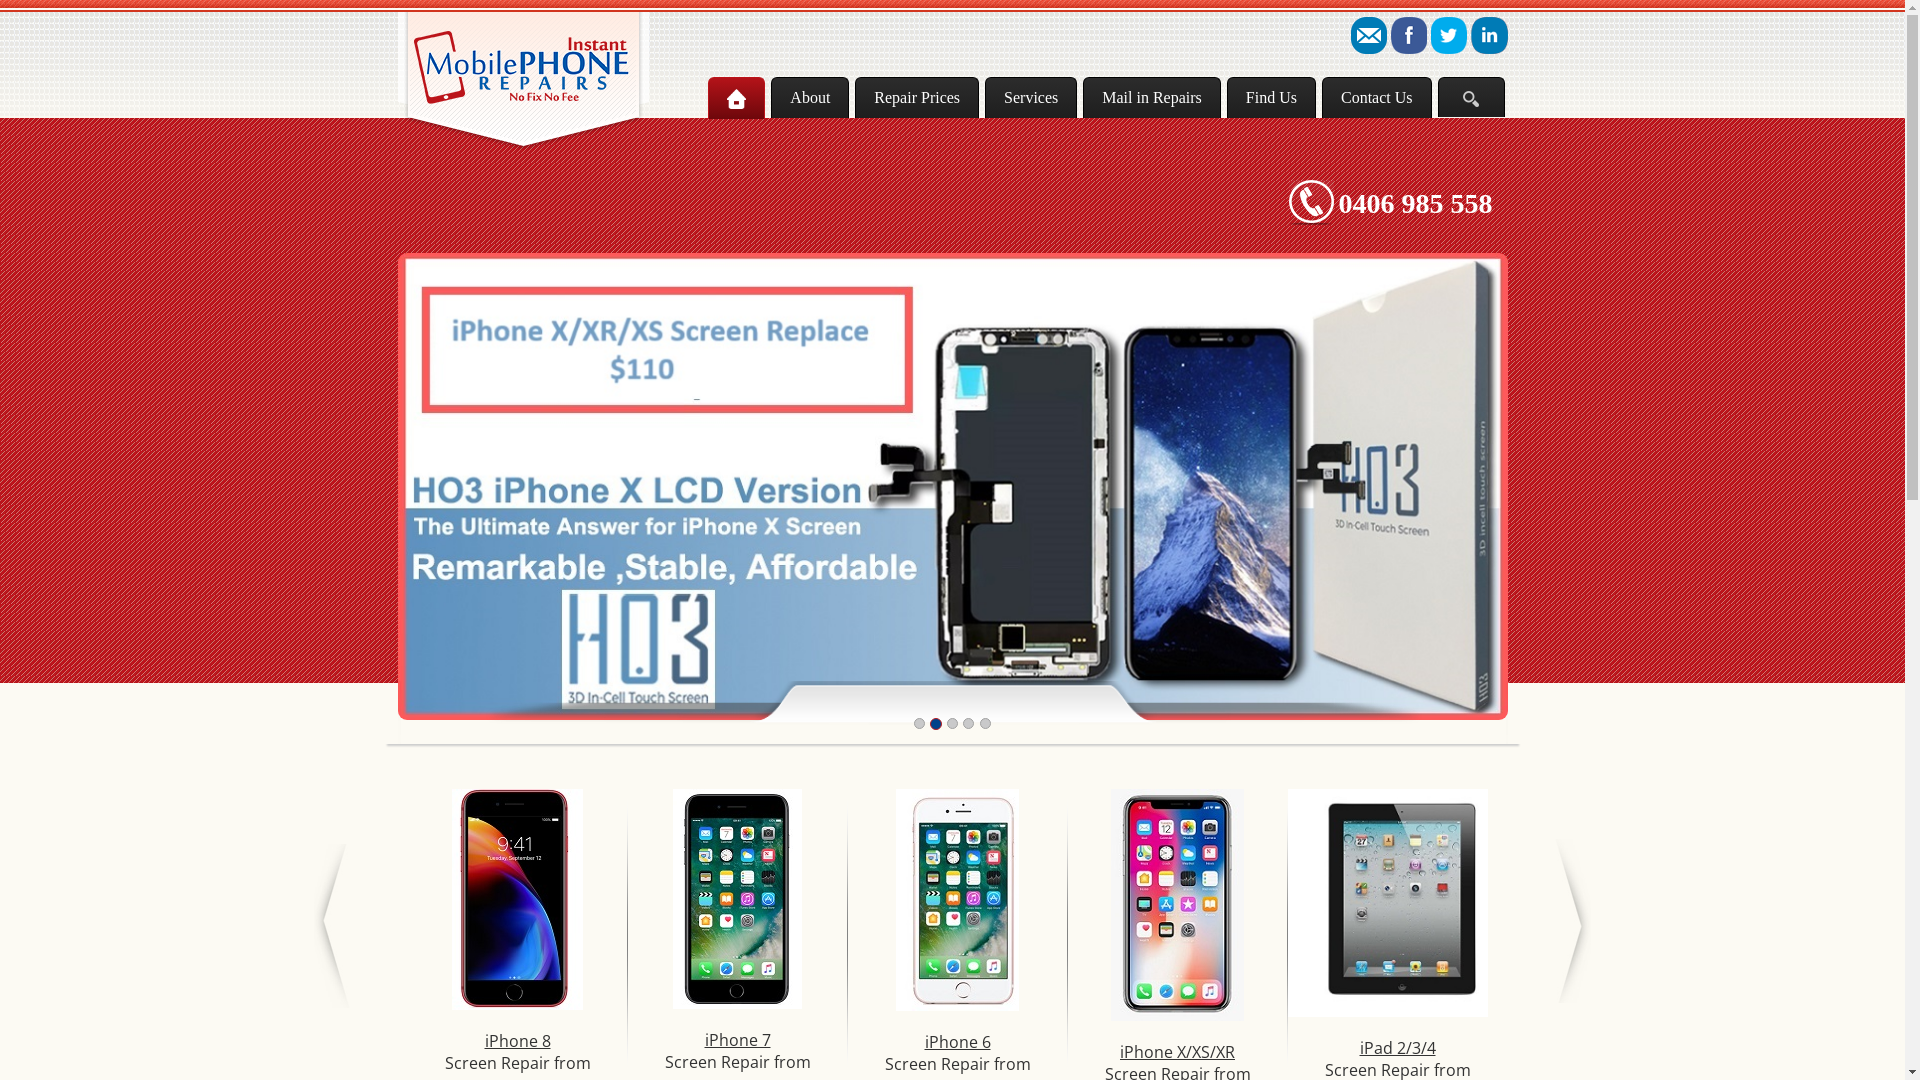  What do you see at coordinates (810, 97) in the screenshot?
I see `'About'` at bounding box center [810, 97].